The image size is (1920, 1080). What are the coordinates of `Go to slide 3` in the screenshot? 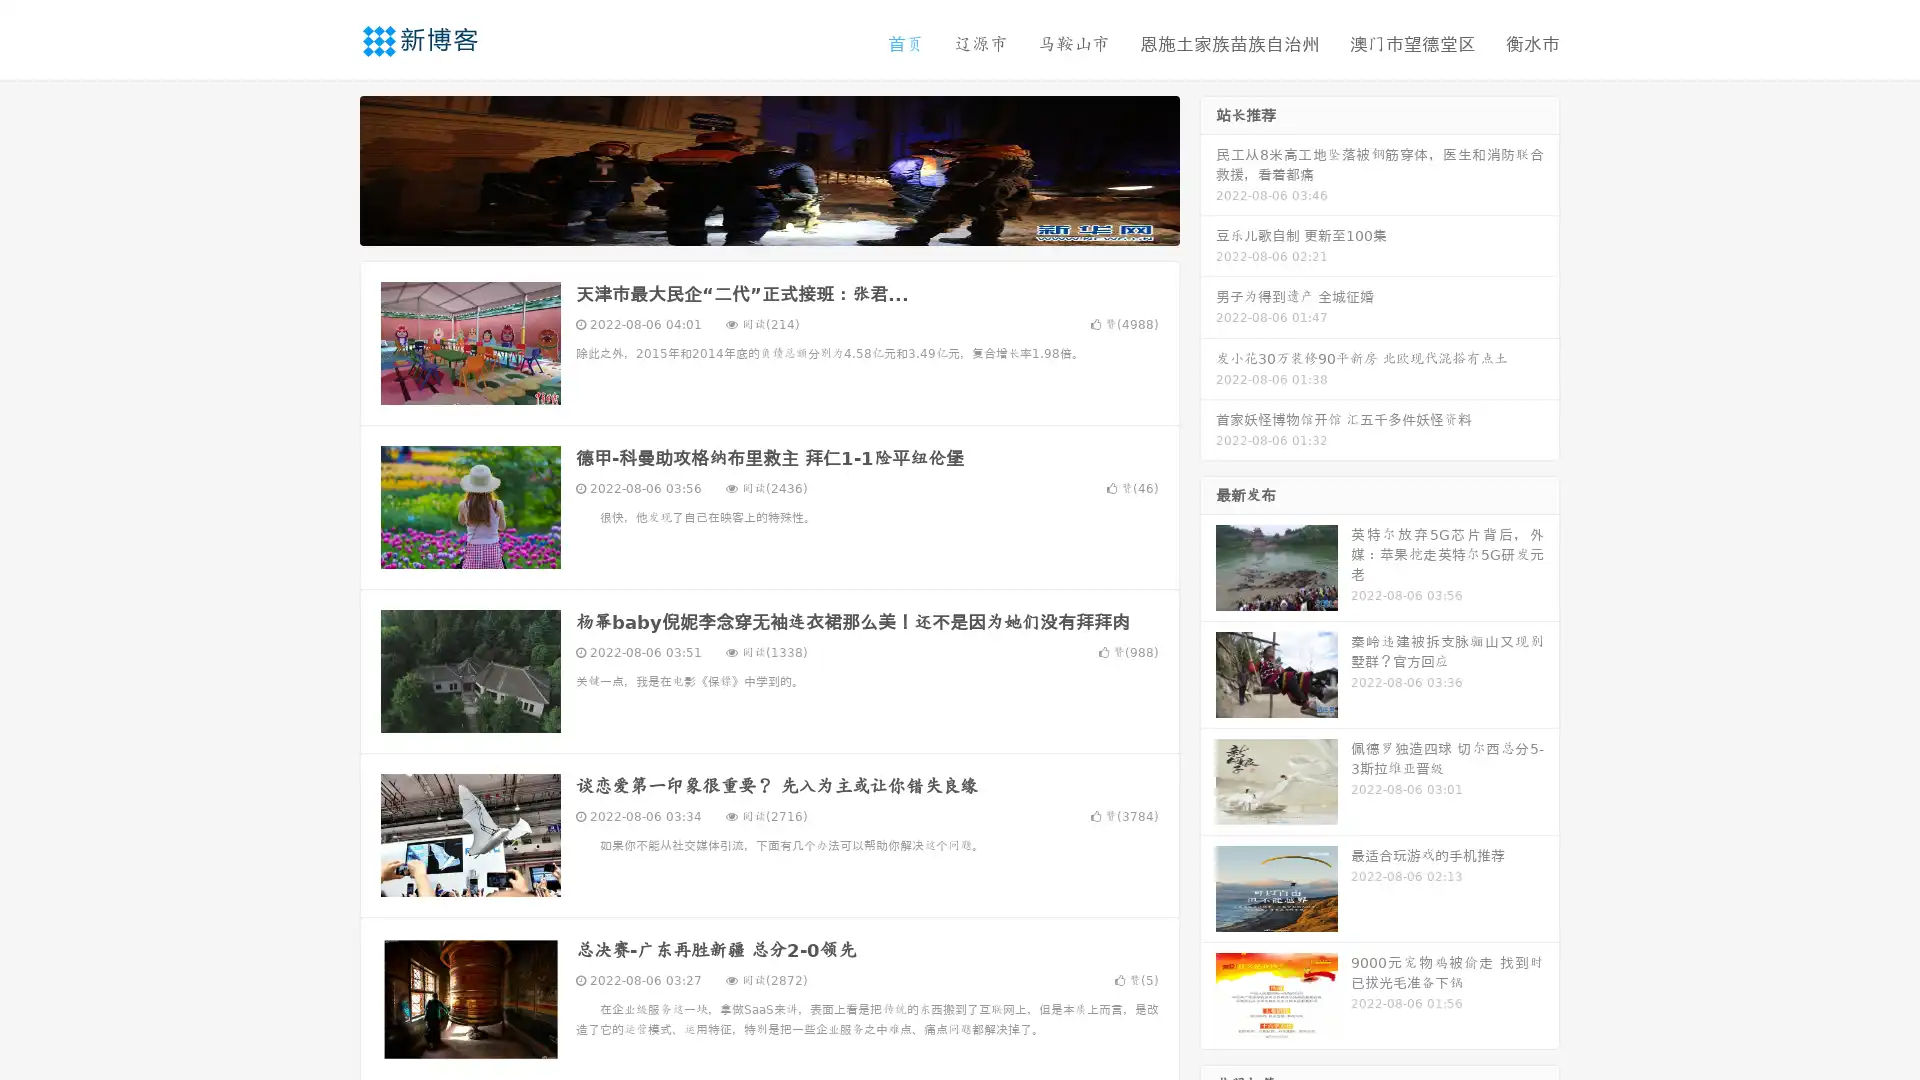 It's located at (789, 225).